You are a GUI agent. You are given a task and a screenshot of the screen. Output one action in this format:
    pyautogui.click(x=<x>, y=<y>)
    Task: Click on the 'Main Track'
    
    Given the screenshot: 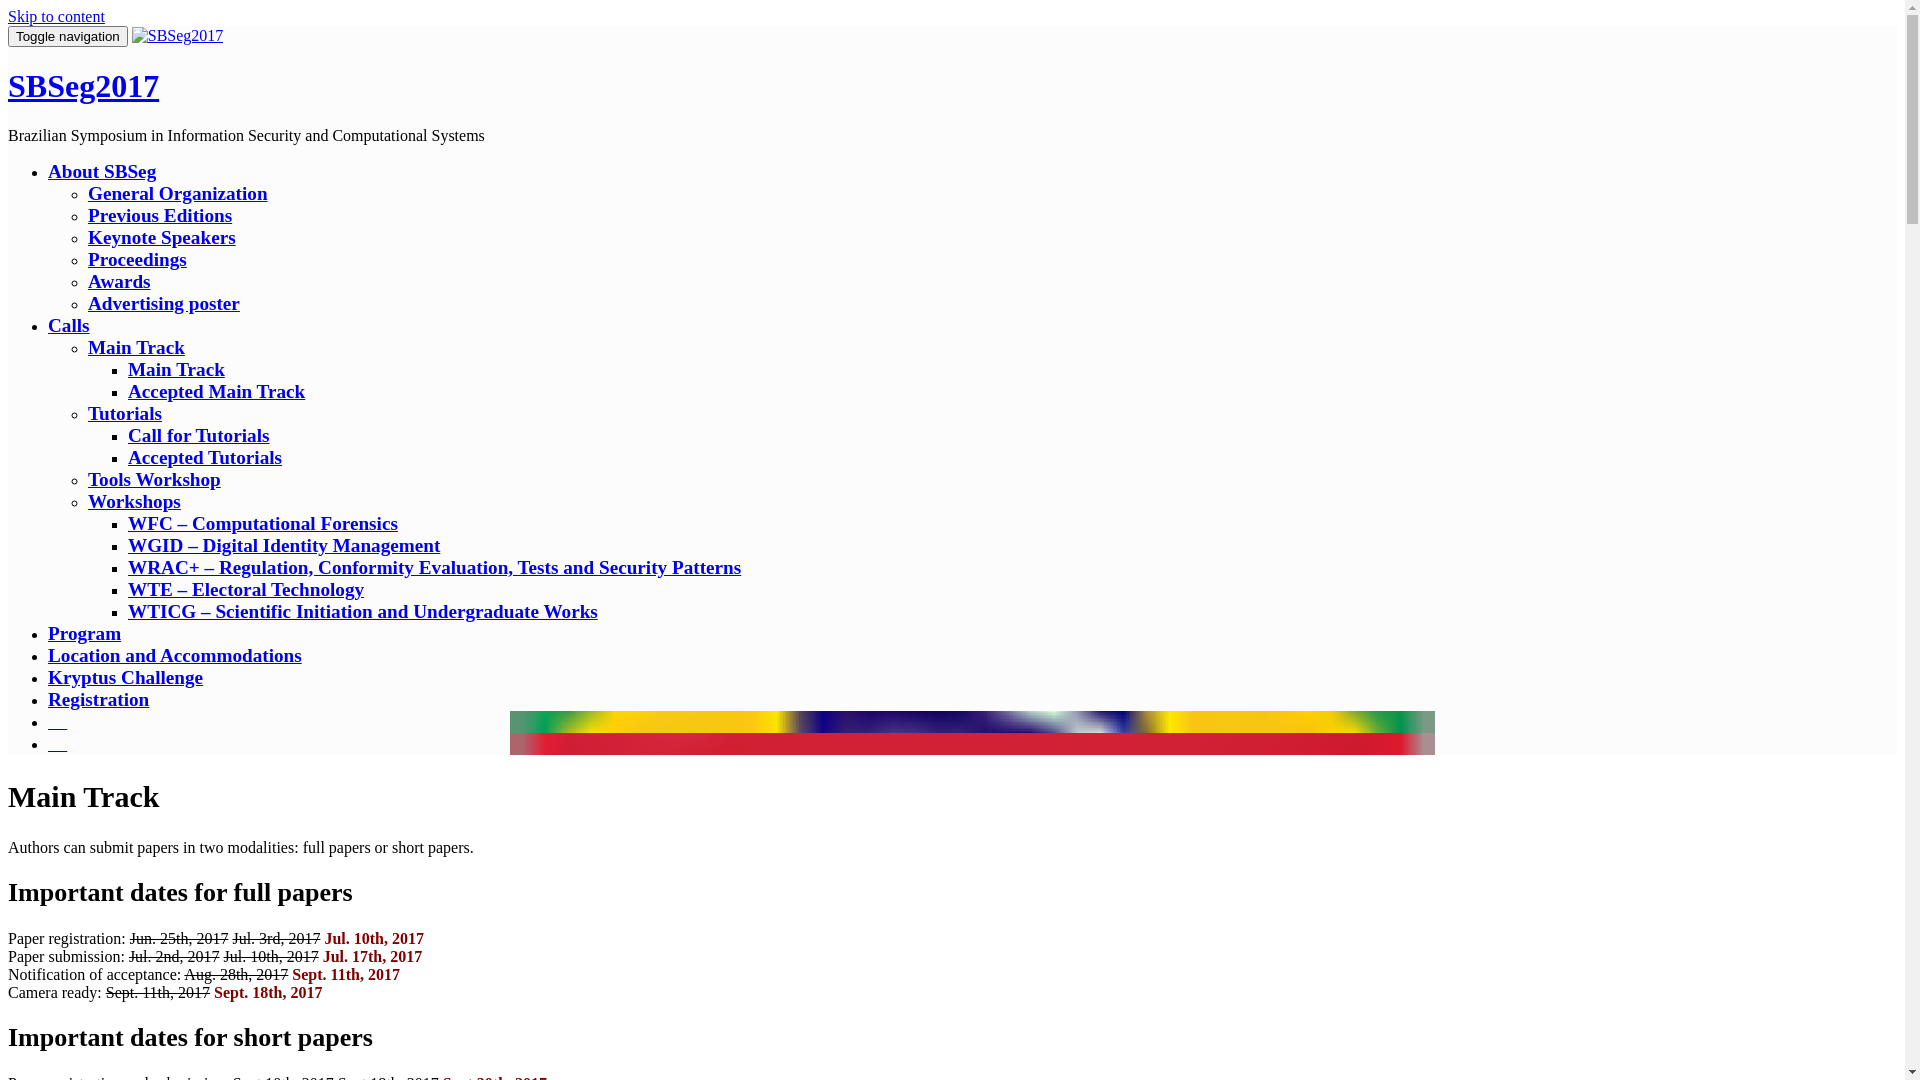 What is the action you would take?
    pyautogui.click(x=135, y=346)
    